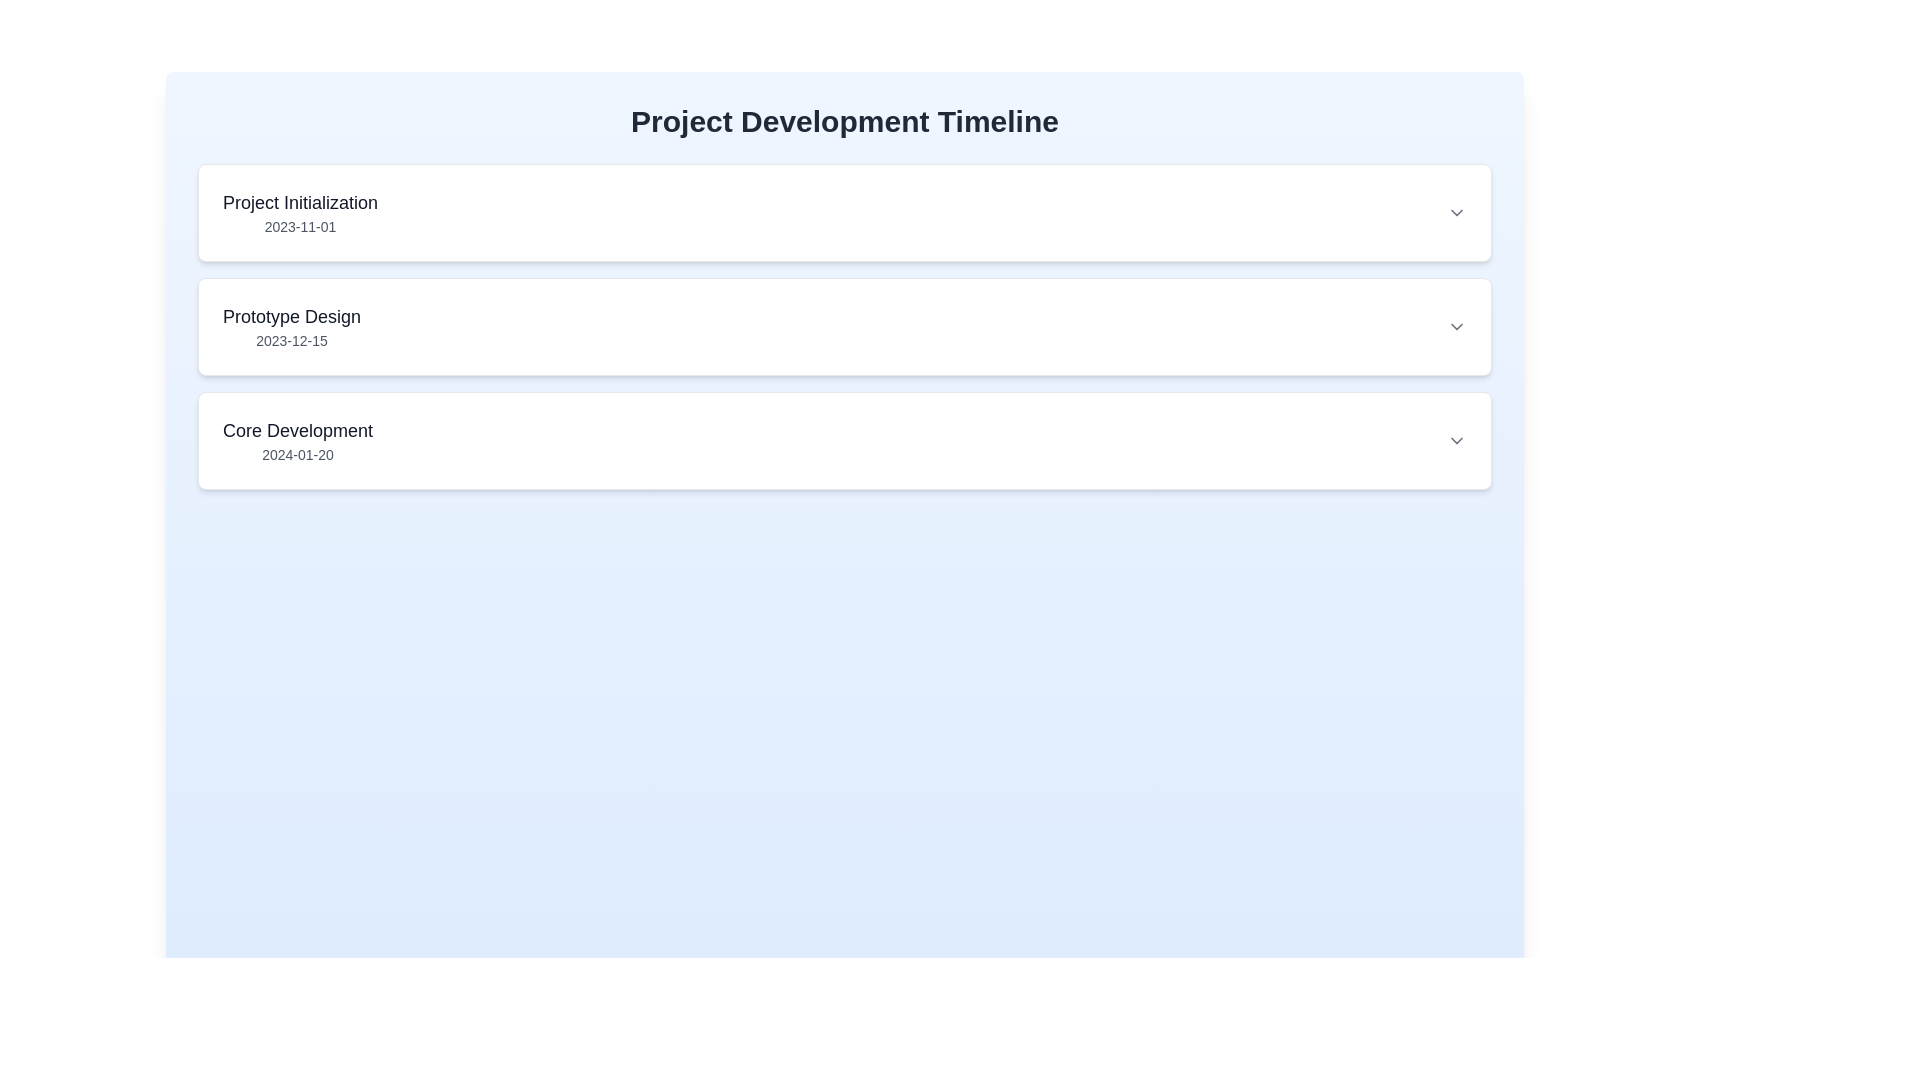  Describe the element at coordinates (299, 212) in the screenshot. I see `text from the project milestone description located at the top left corner of the first card in the vertical list of cards` at that location.